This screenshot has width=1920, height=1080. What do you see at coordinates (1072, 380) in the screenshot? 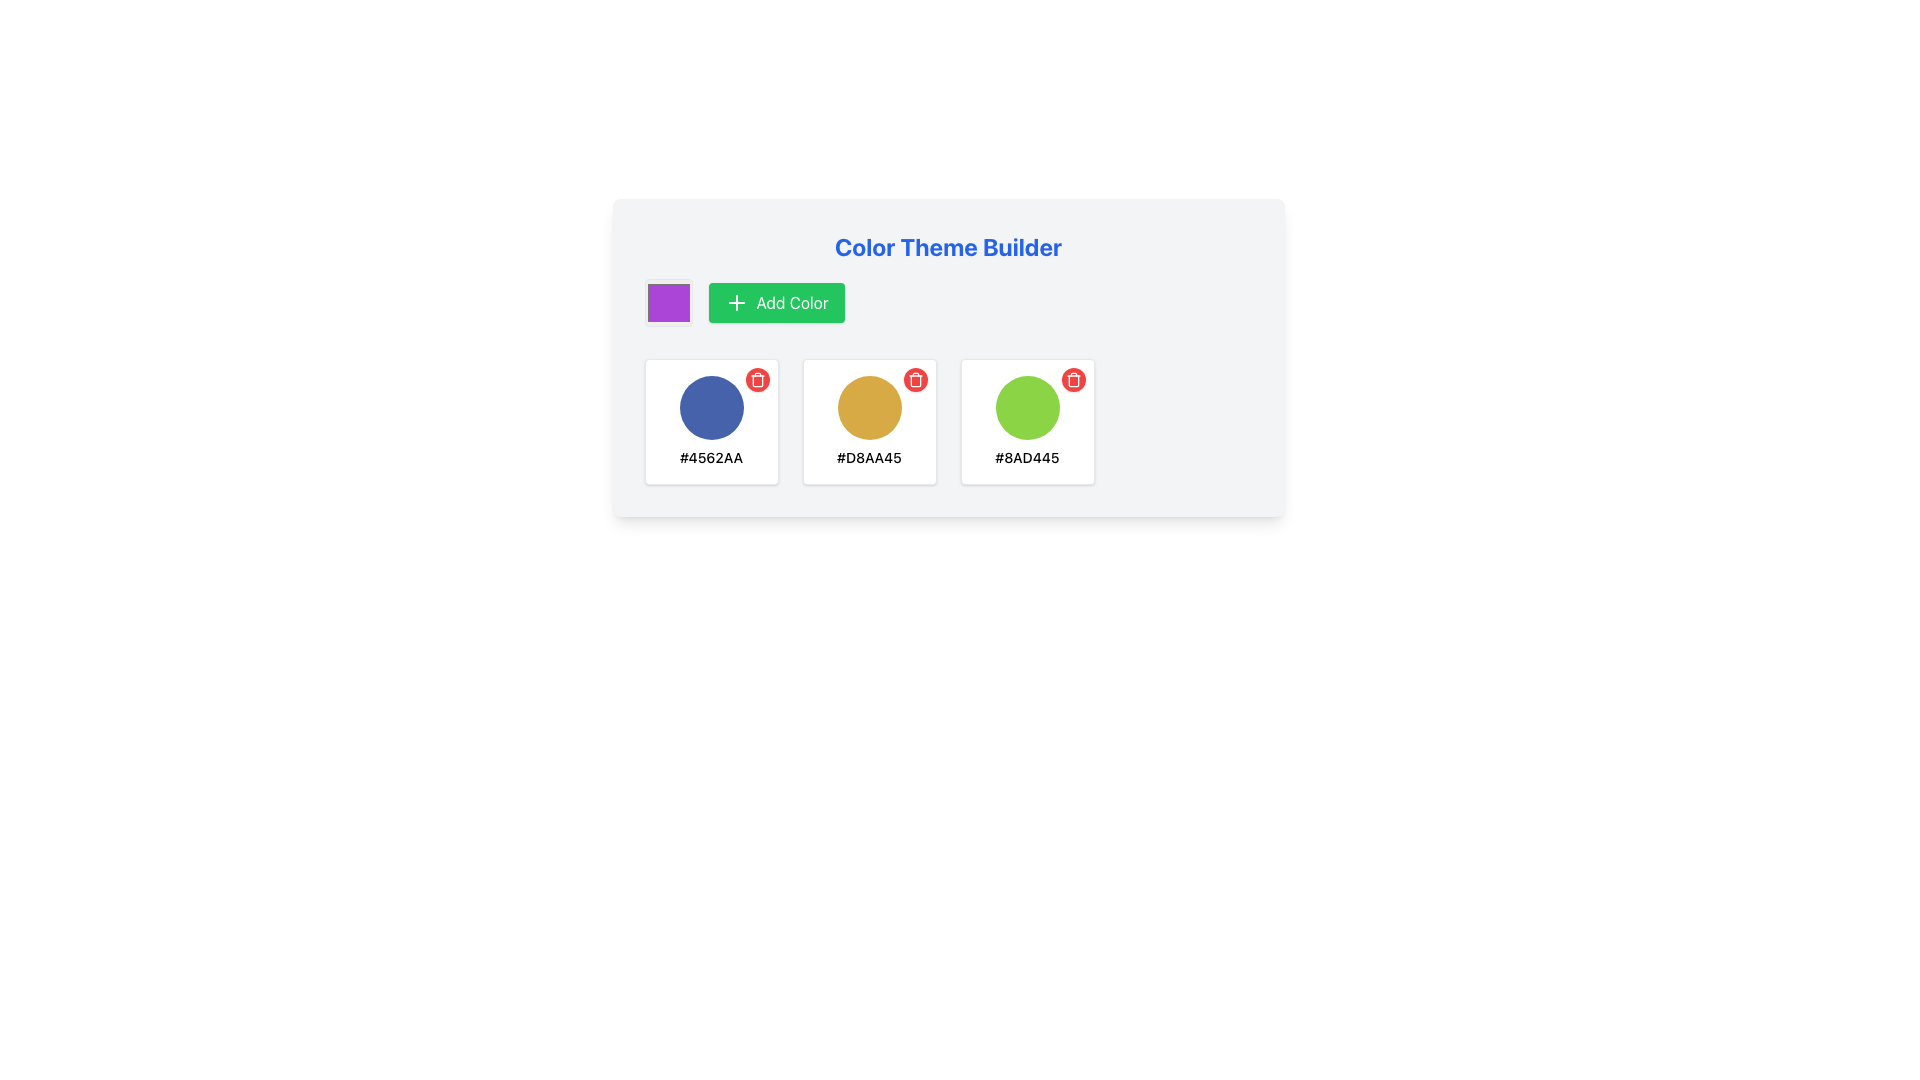
I see `the red circular delete button with a white trashcan icon located at the top-right corner of the color card representing #8AD445` at bounding box center [1072, 380].